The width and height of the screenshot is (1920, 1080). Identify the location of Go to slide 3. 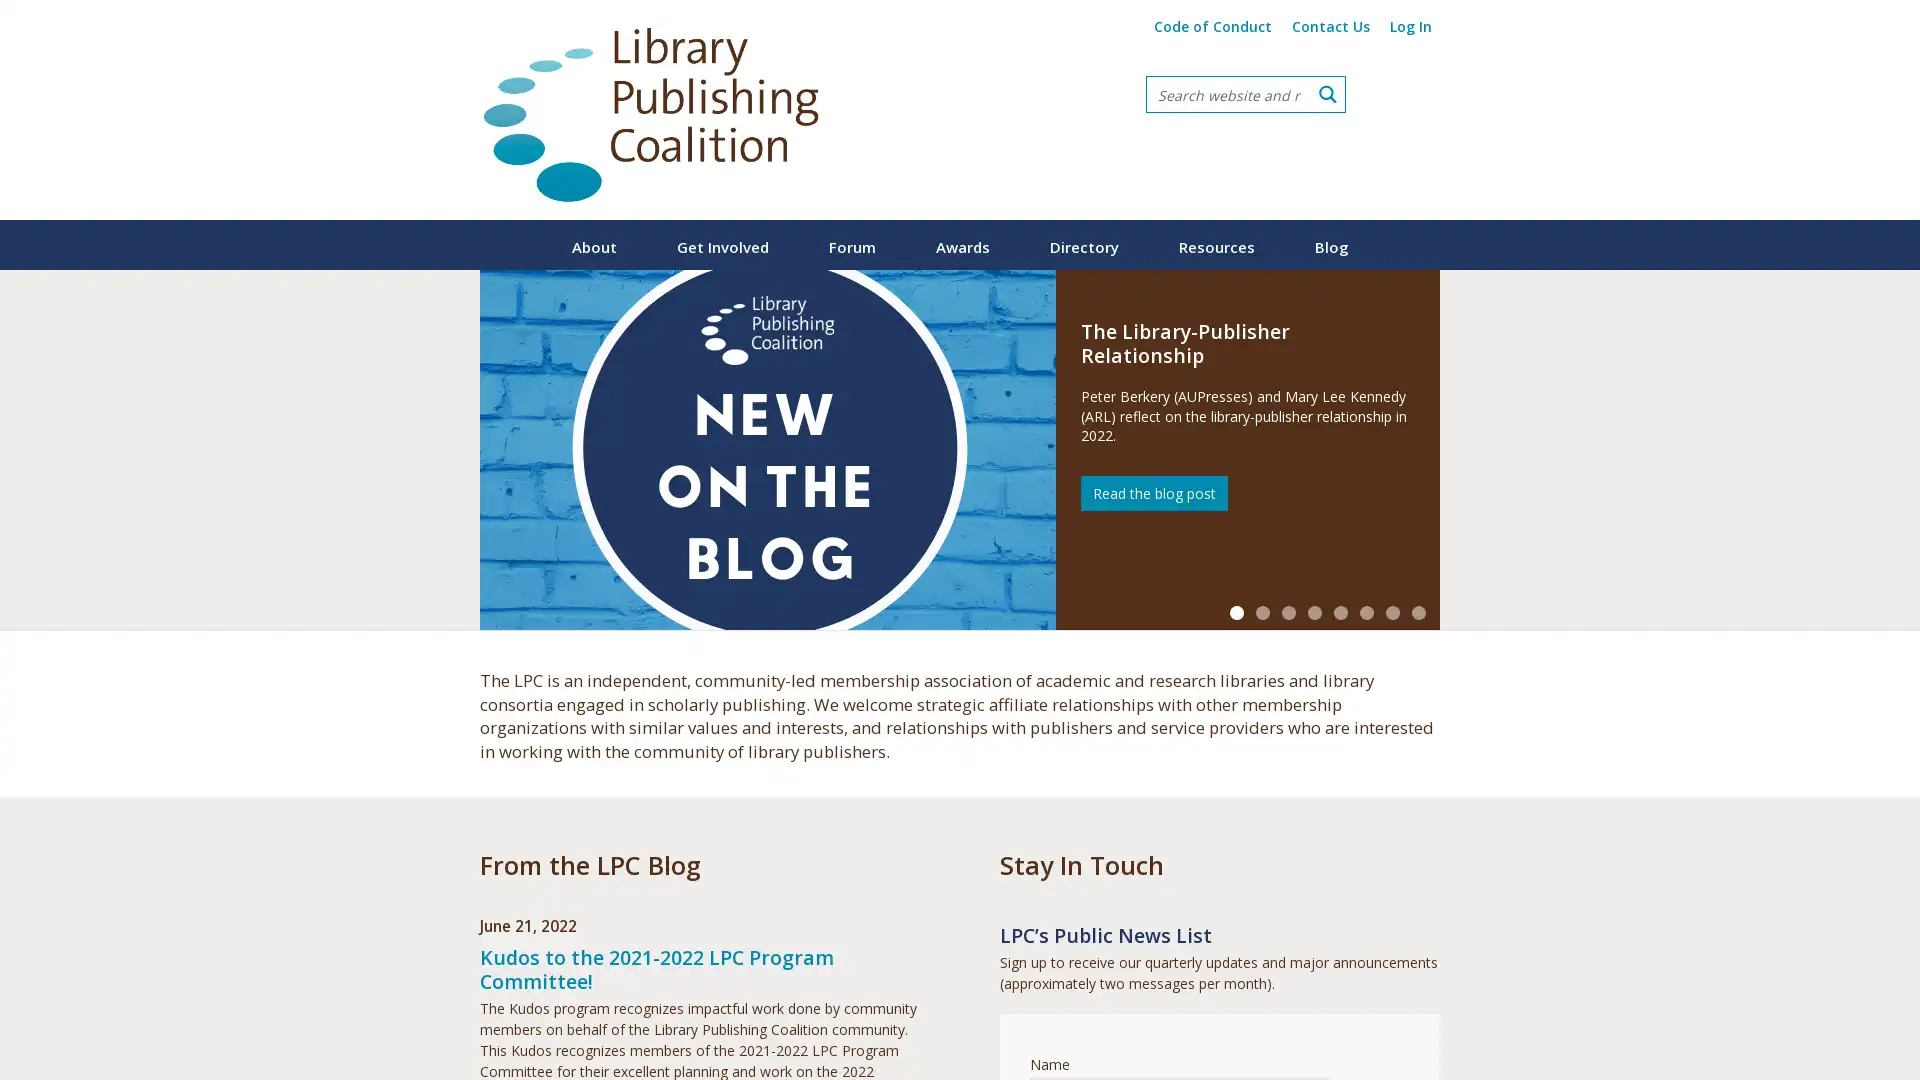
(1289, 612).